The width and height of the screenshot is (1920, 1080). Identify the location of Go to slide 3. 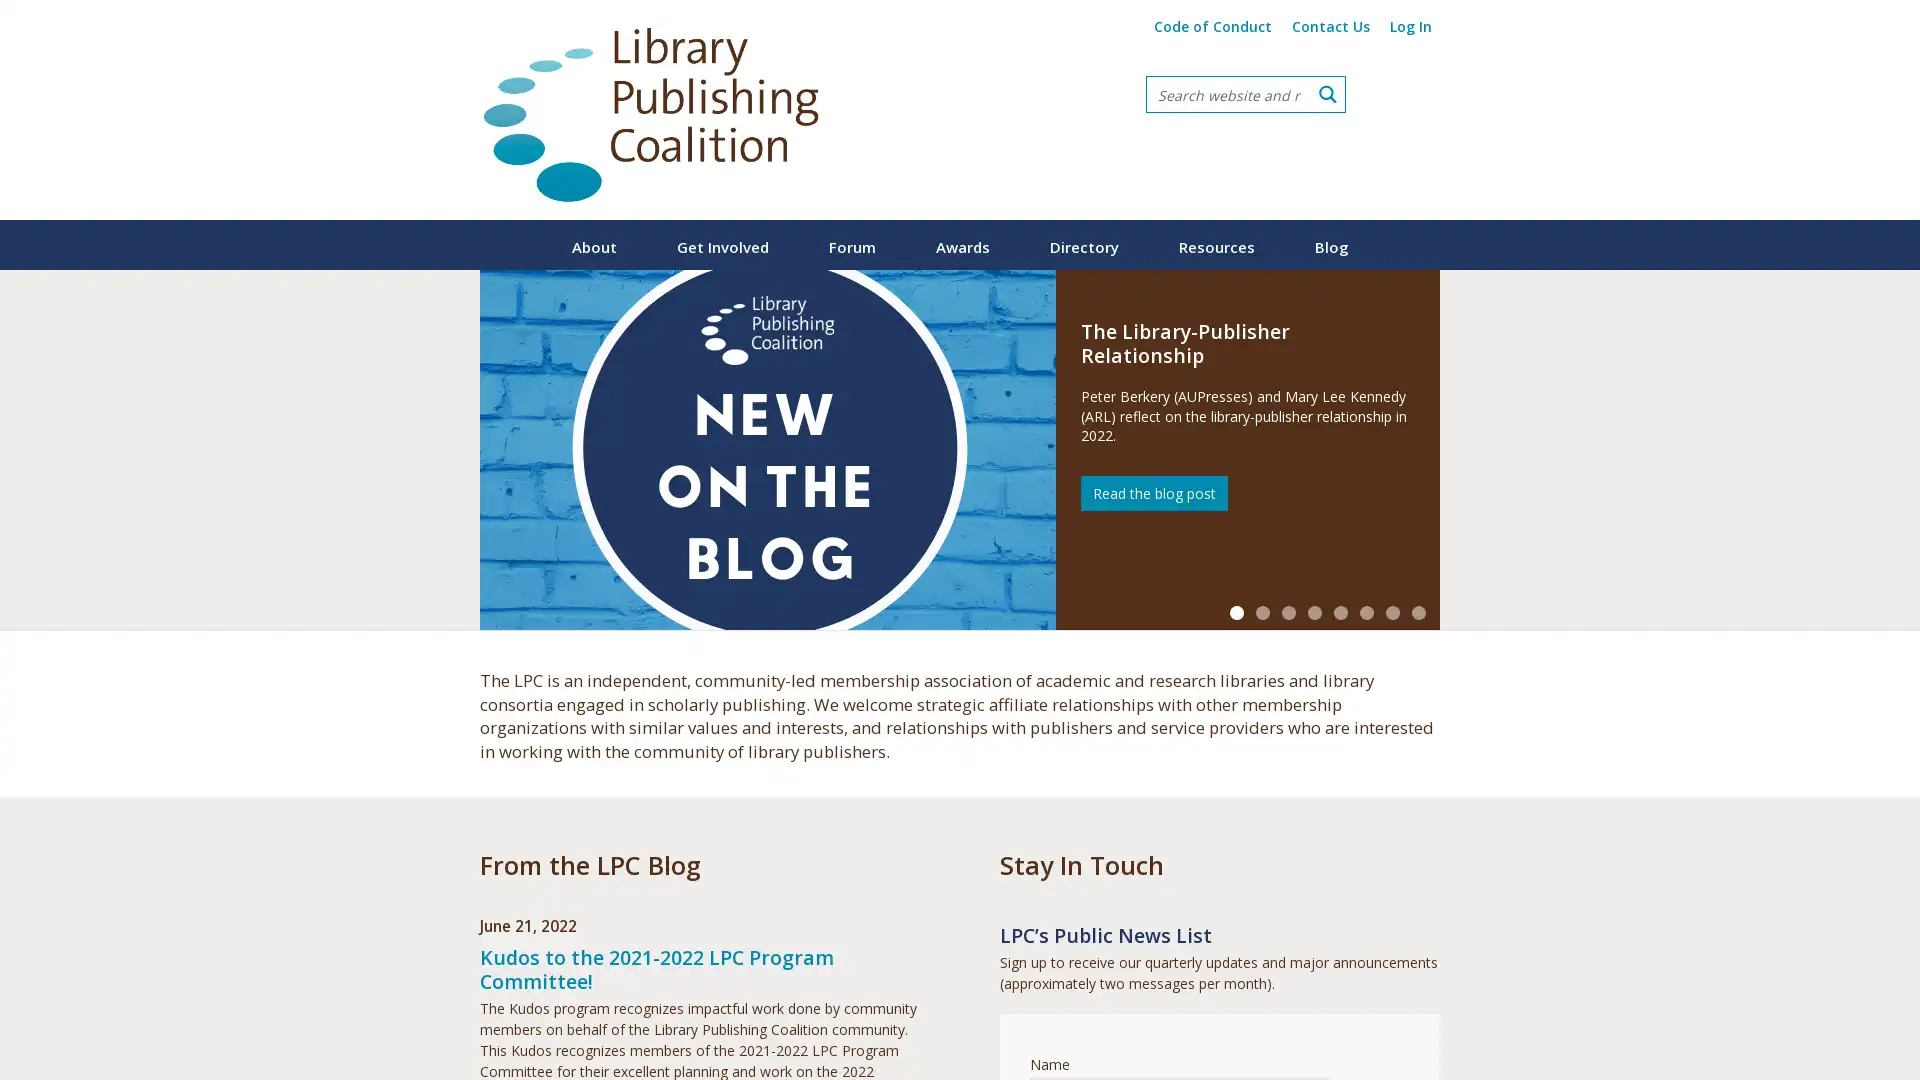
(1289, 612).